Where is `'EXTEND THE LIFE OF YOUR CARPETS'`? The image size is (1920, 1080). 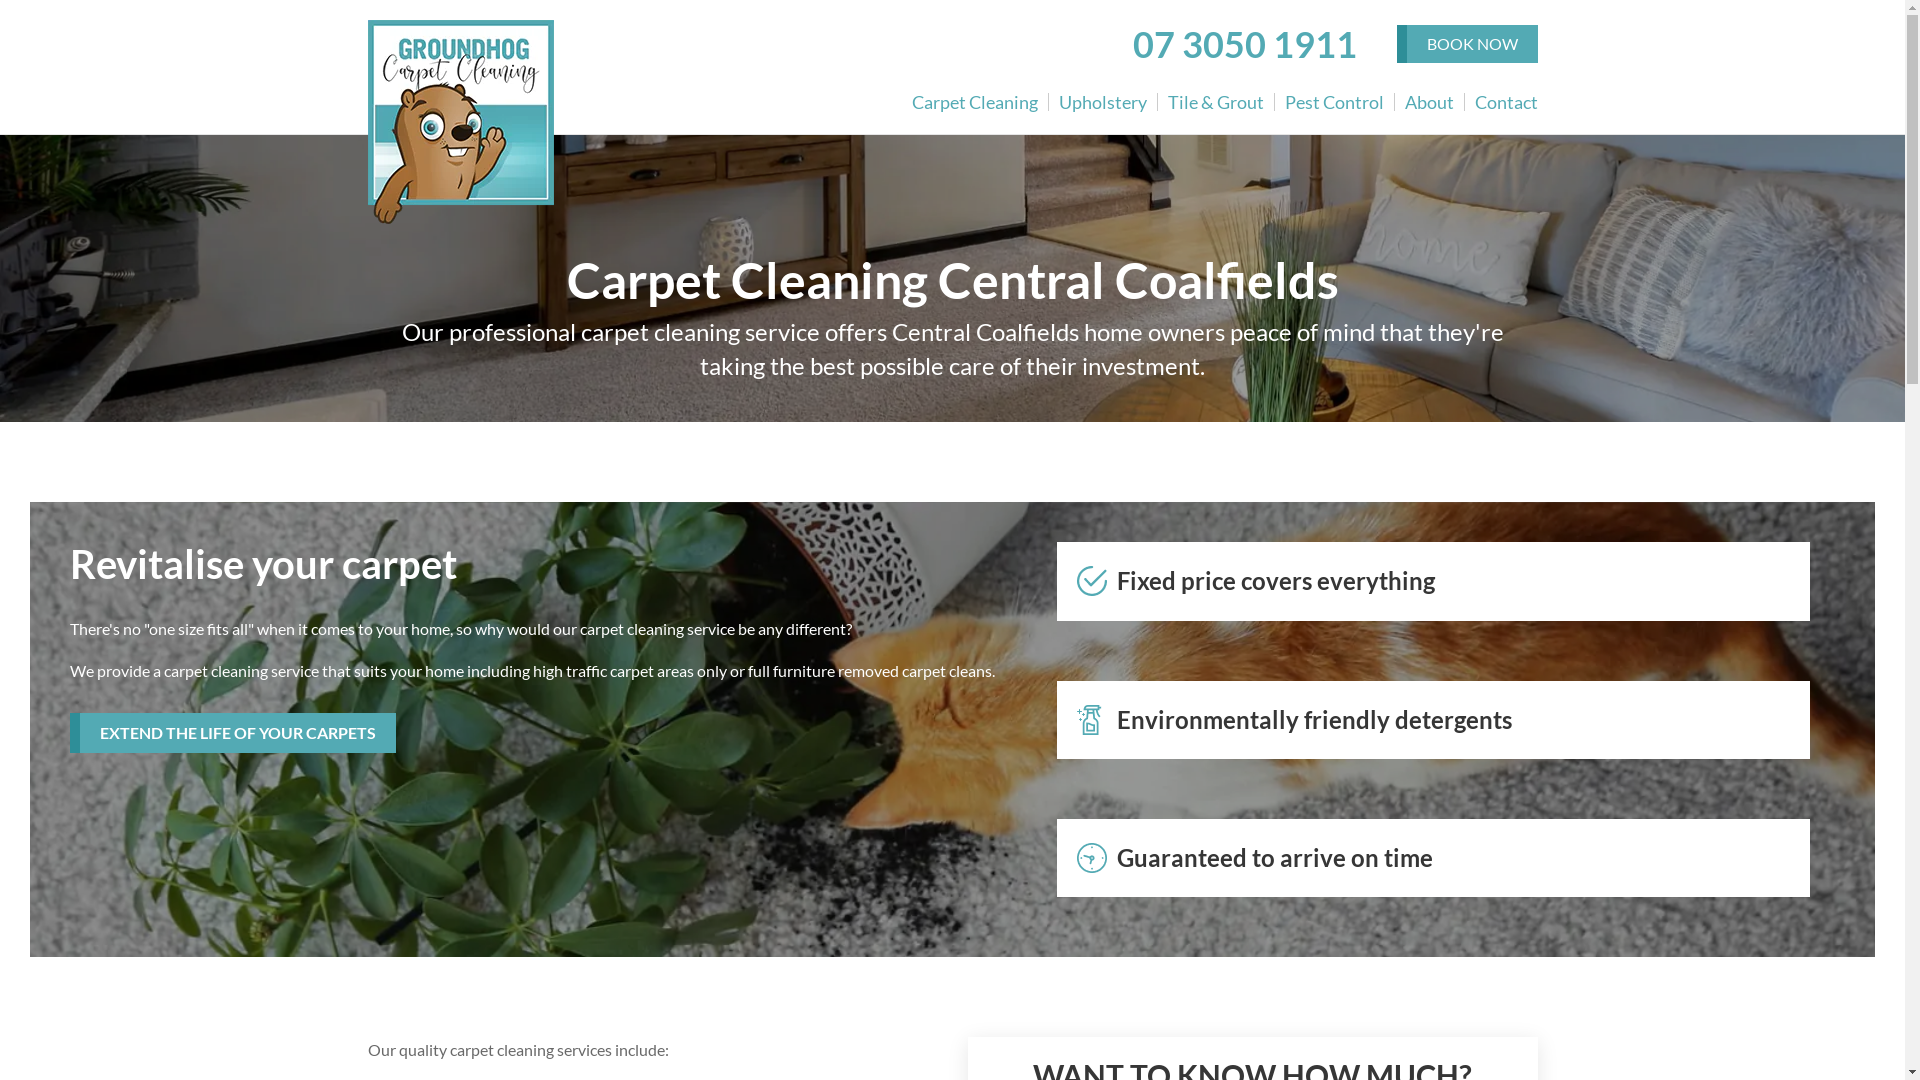 'EXTEND THE LIFE OF YOUR CARPETS' is located at coordinates (233, 732).